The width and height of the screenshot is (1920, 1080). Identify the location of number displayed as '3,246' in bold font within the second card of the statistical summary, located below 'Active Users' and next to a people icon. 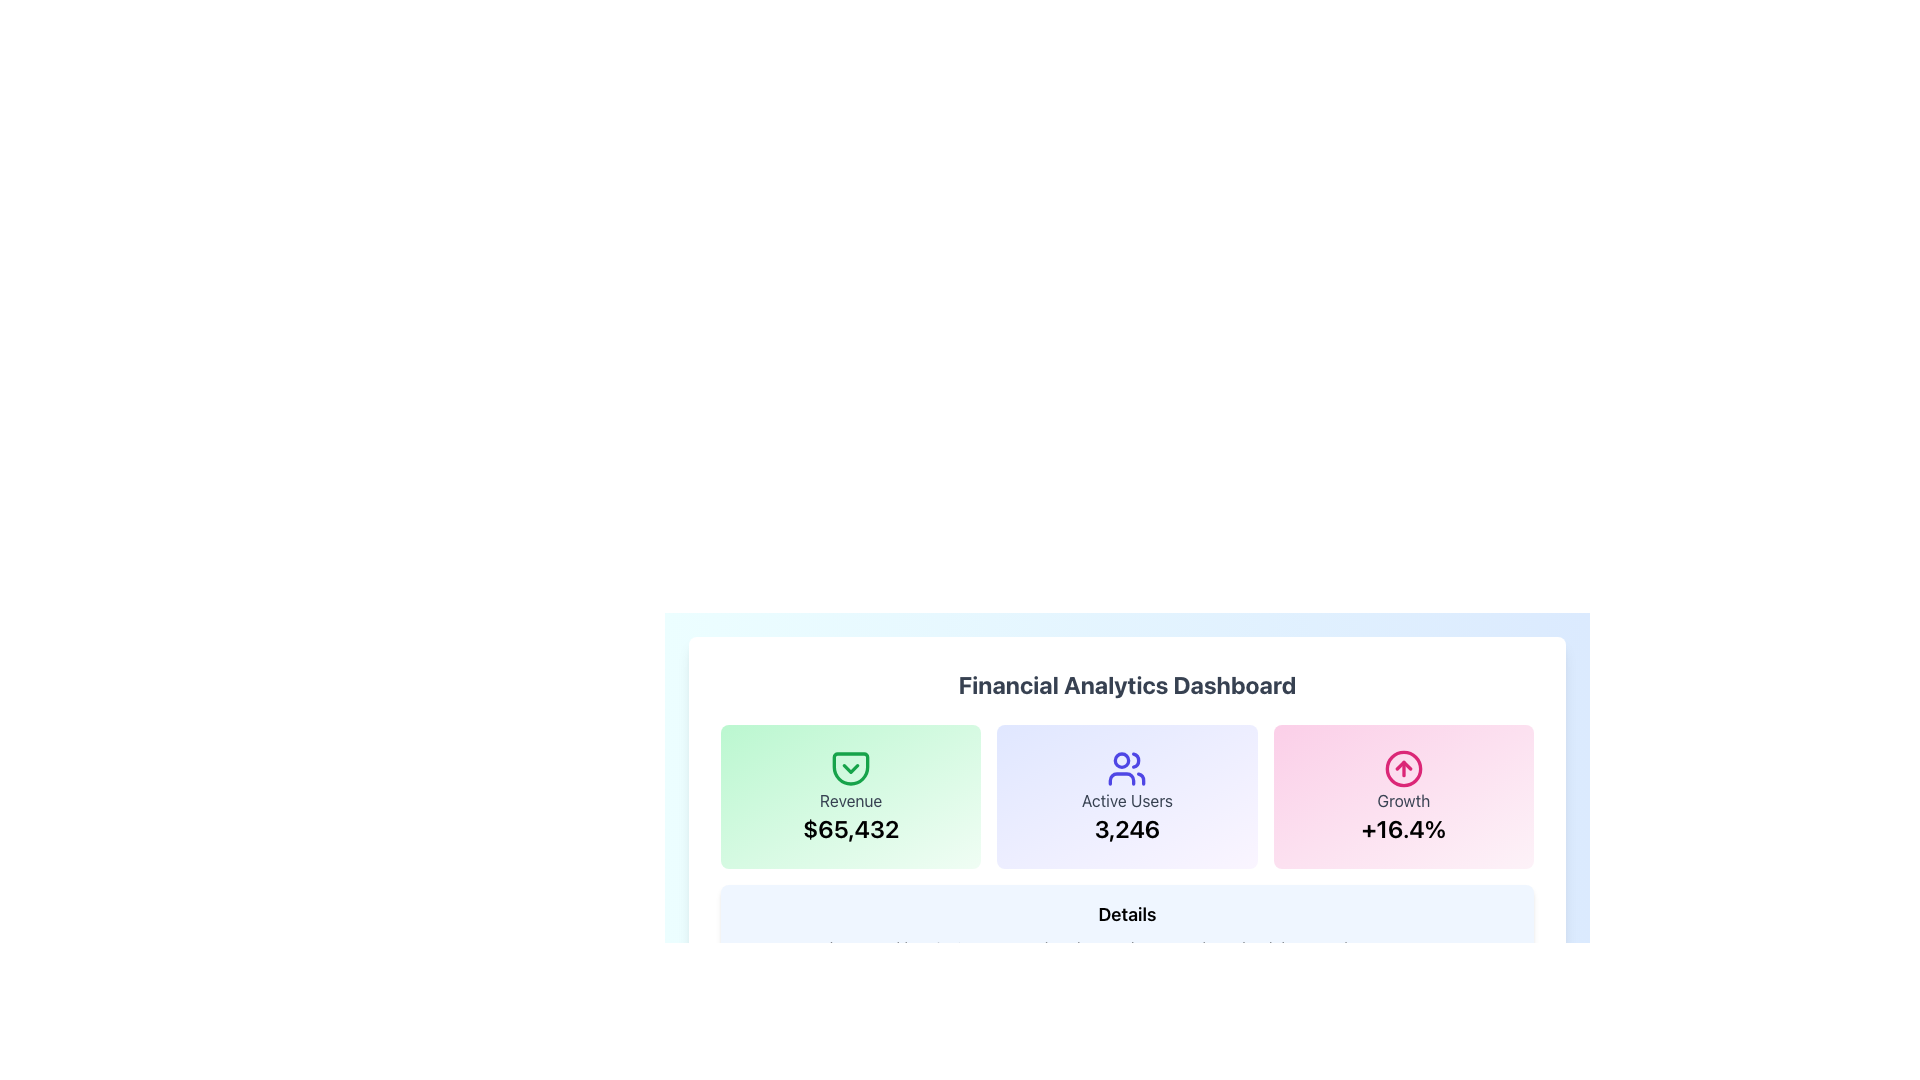
(1127, 829).